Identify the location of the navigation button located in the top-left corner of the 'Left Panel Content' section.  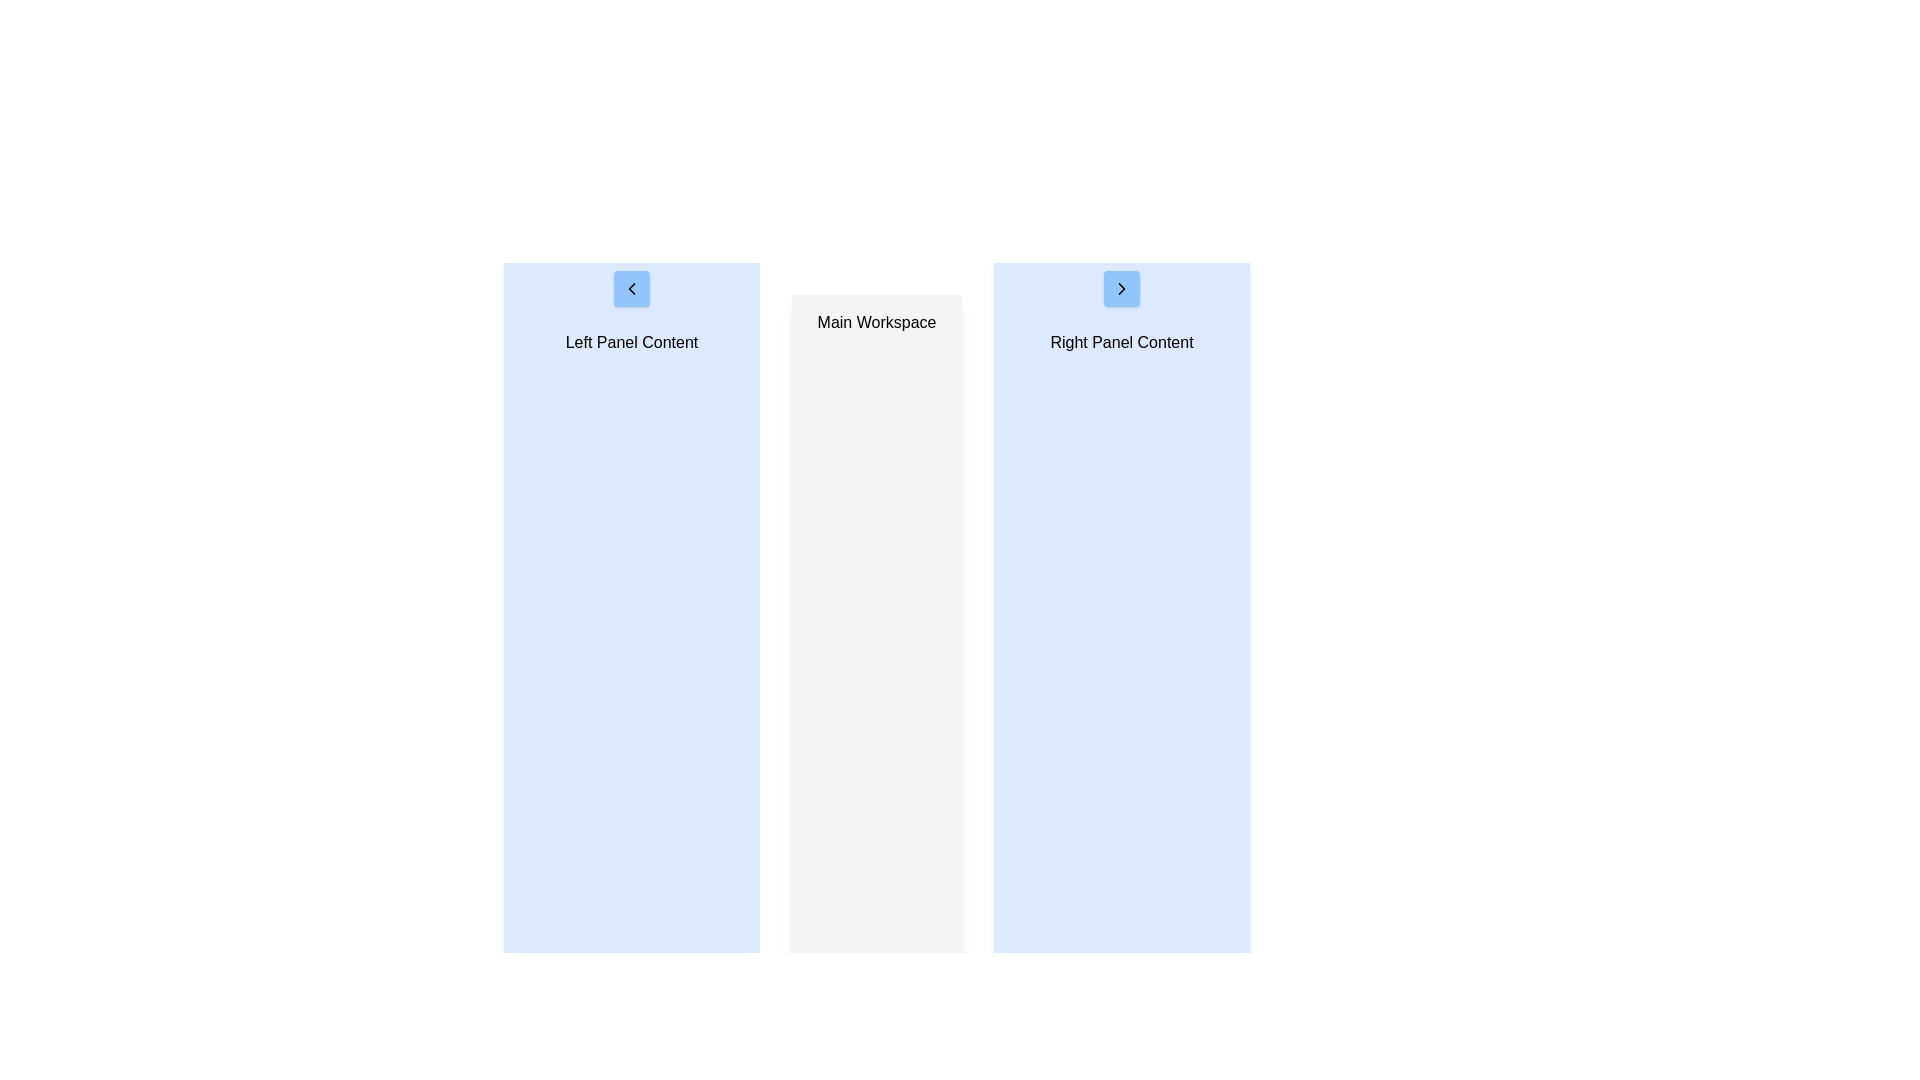
(631, 289).